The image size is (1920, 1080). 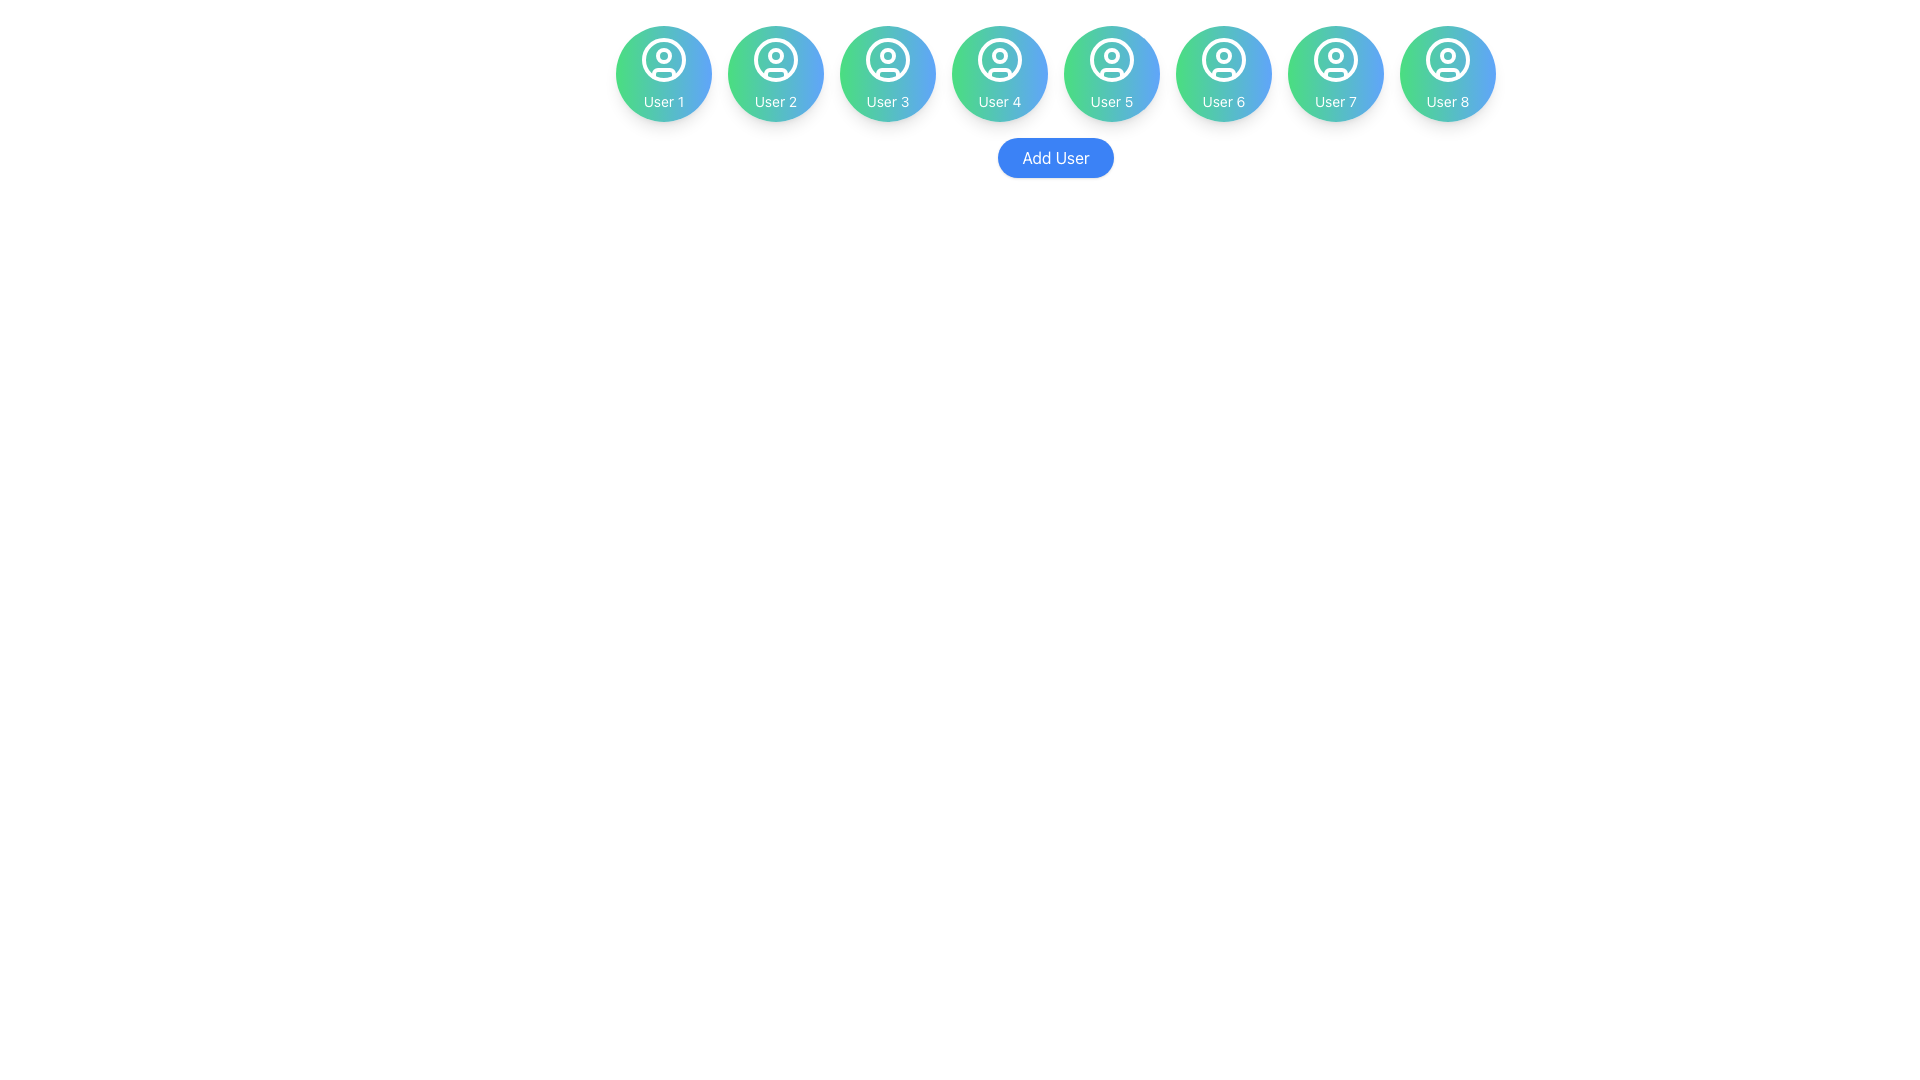 What do you see at coordinates (663, 72) in the screenshot?
I see `the user represented` at bounding box center [663, 72].